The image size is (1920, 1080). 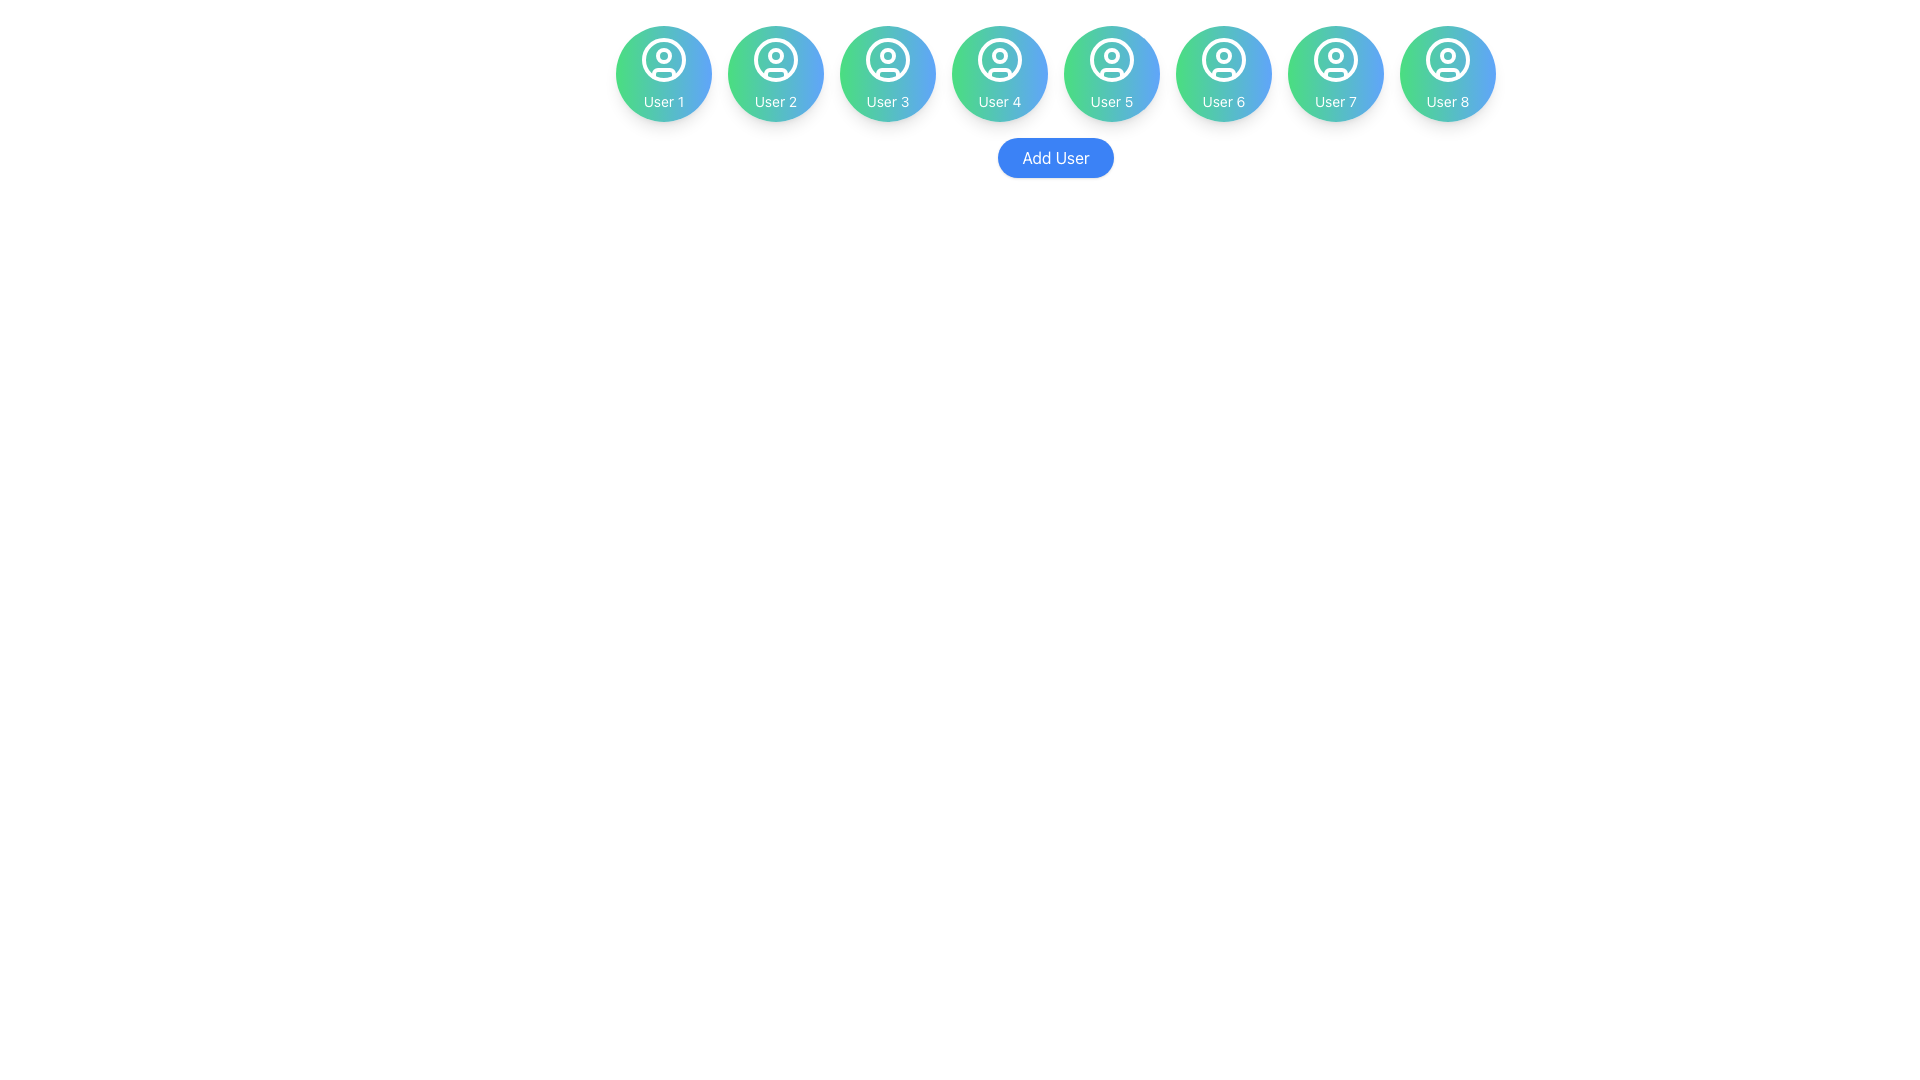 What do you see at coordinates (663, 72) in the screenshot?
I see `the user represented` at bounding box center [663, 72].